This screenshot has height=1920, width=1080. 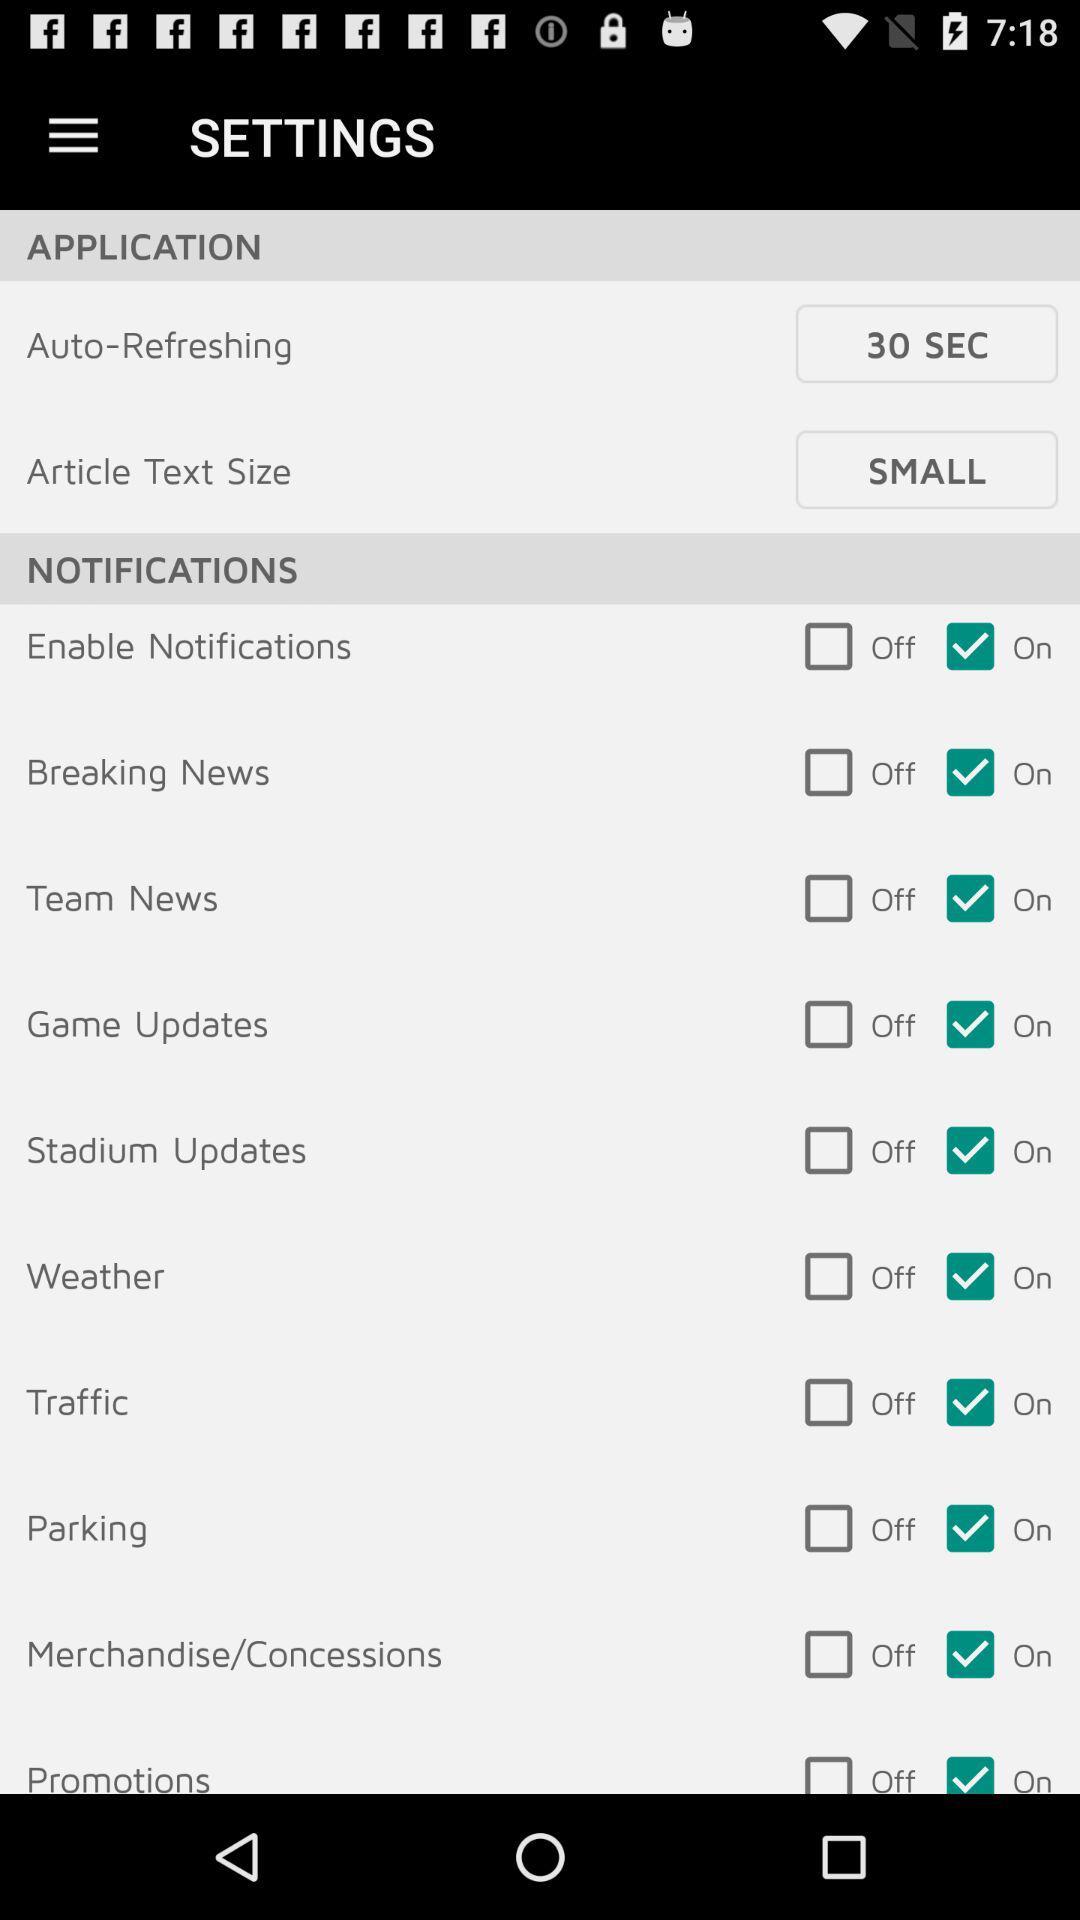 What do you see at coordinates (72, 135) in the screenshot?
I see `item to the left of settings icon` at bounding box center [72, 135].